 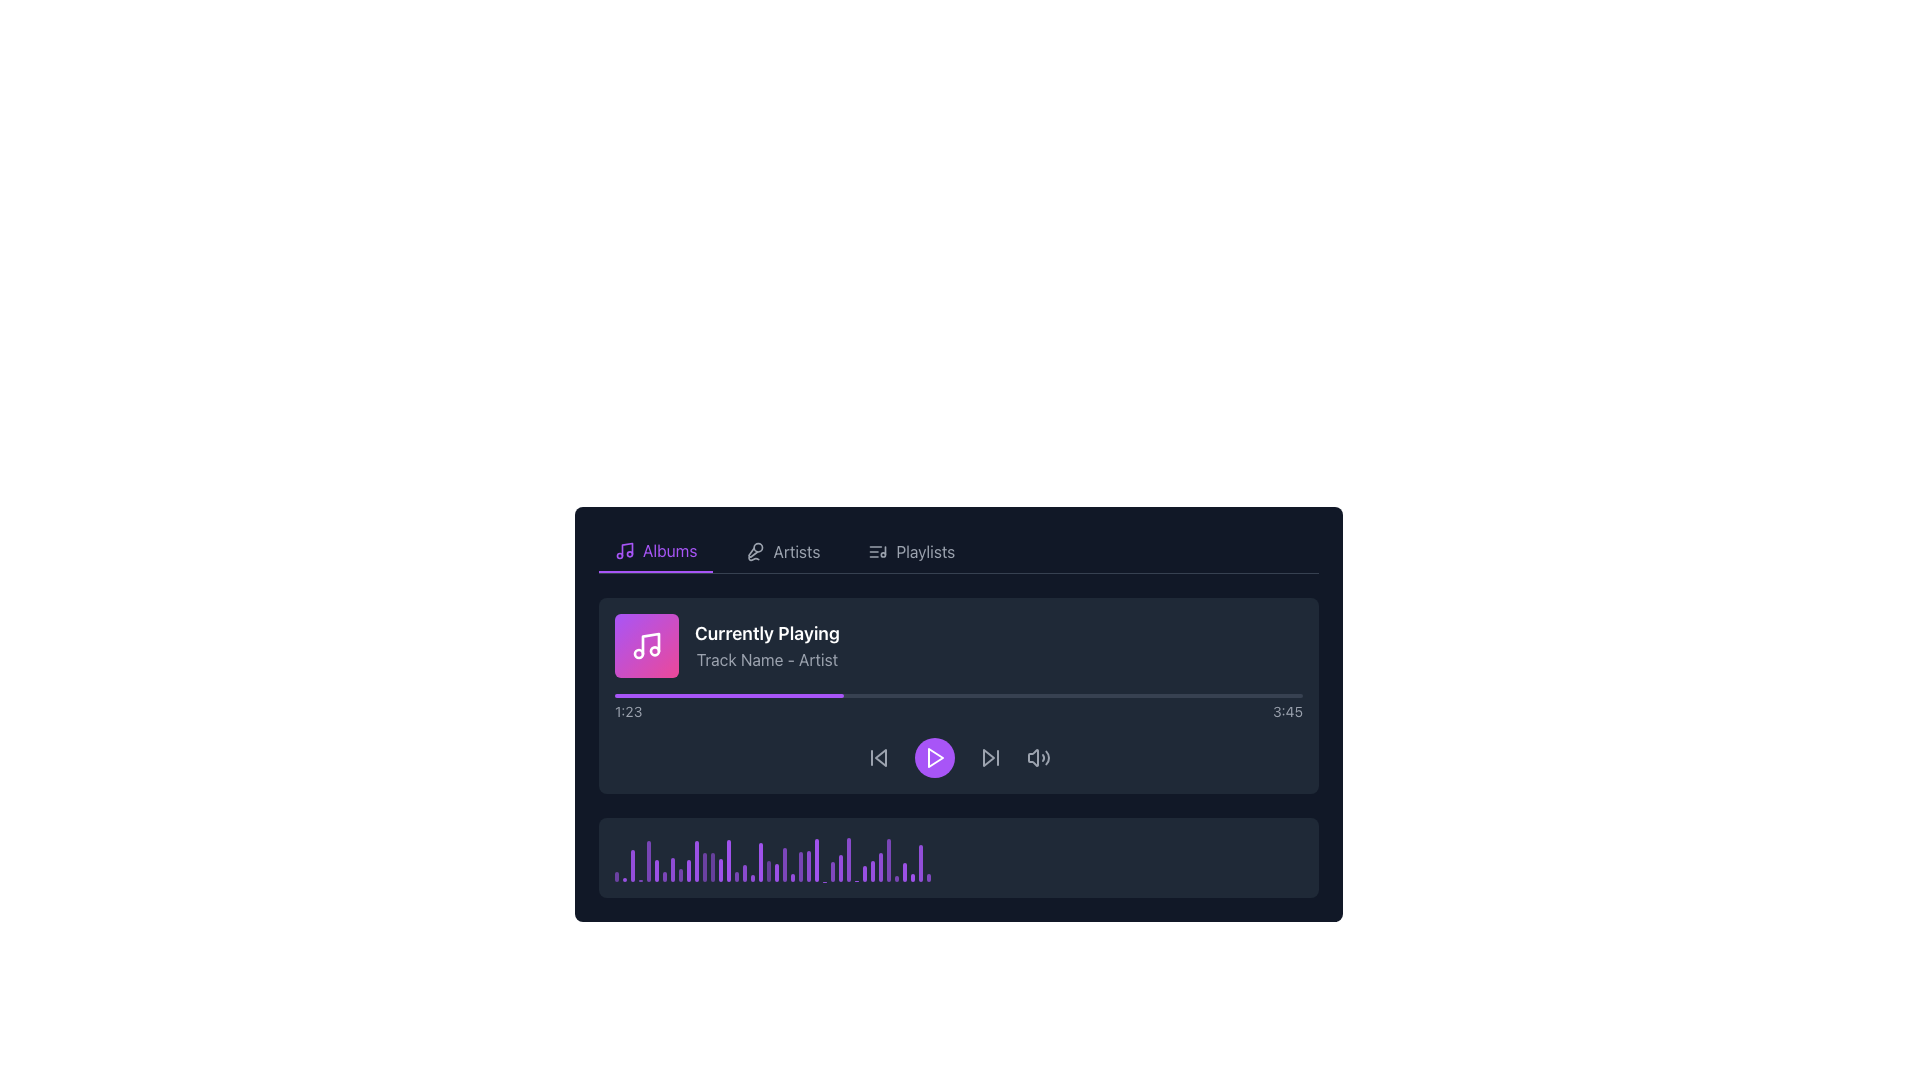 What do you see at coordinates (719, 694) in the screenshot?
I see `the playback position` at bounding box center [719, 694].